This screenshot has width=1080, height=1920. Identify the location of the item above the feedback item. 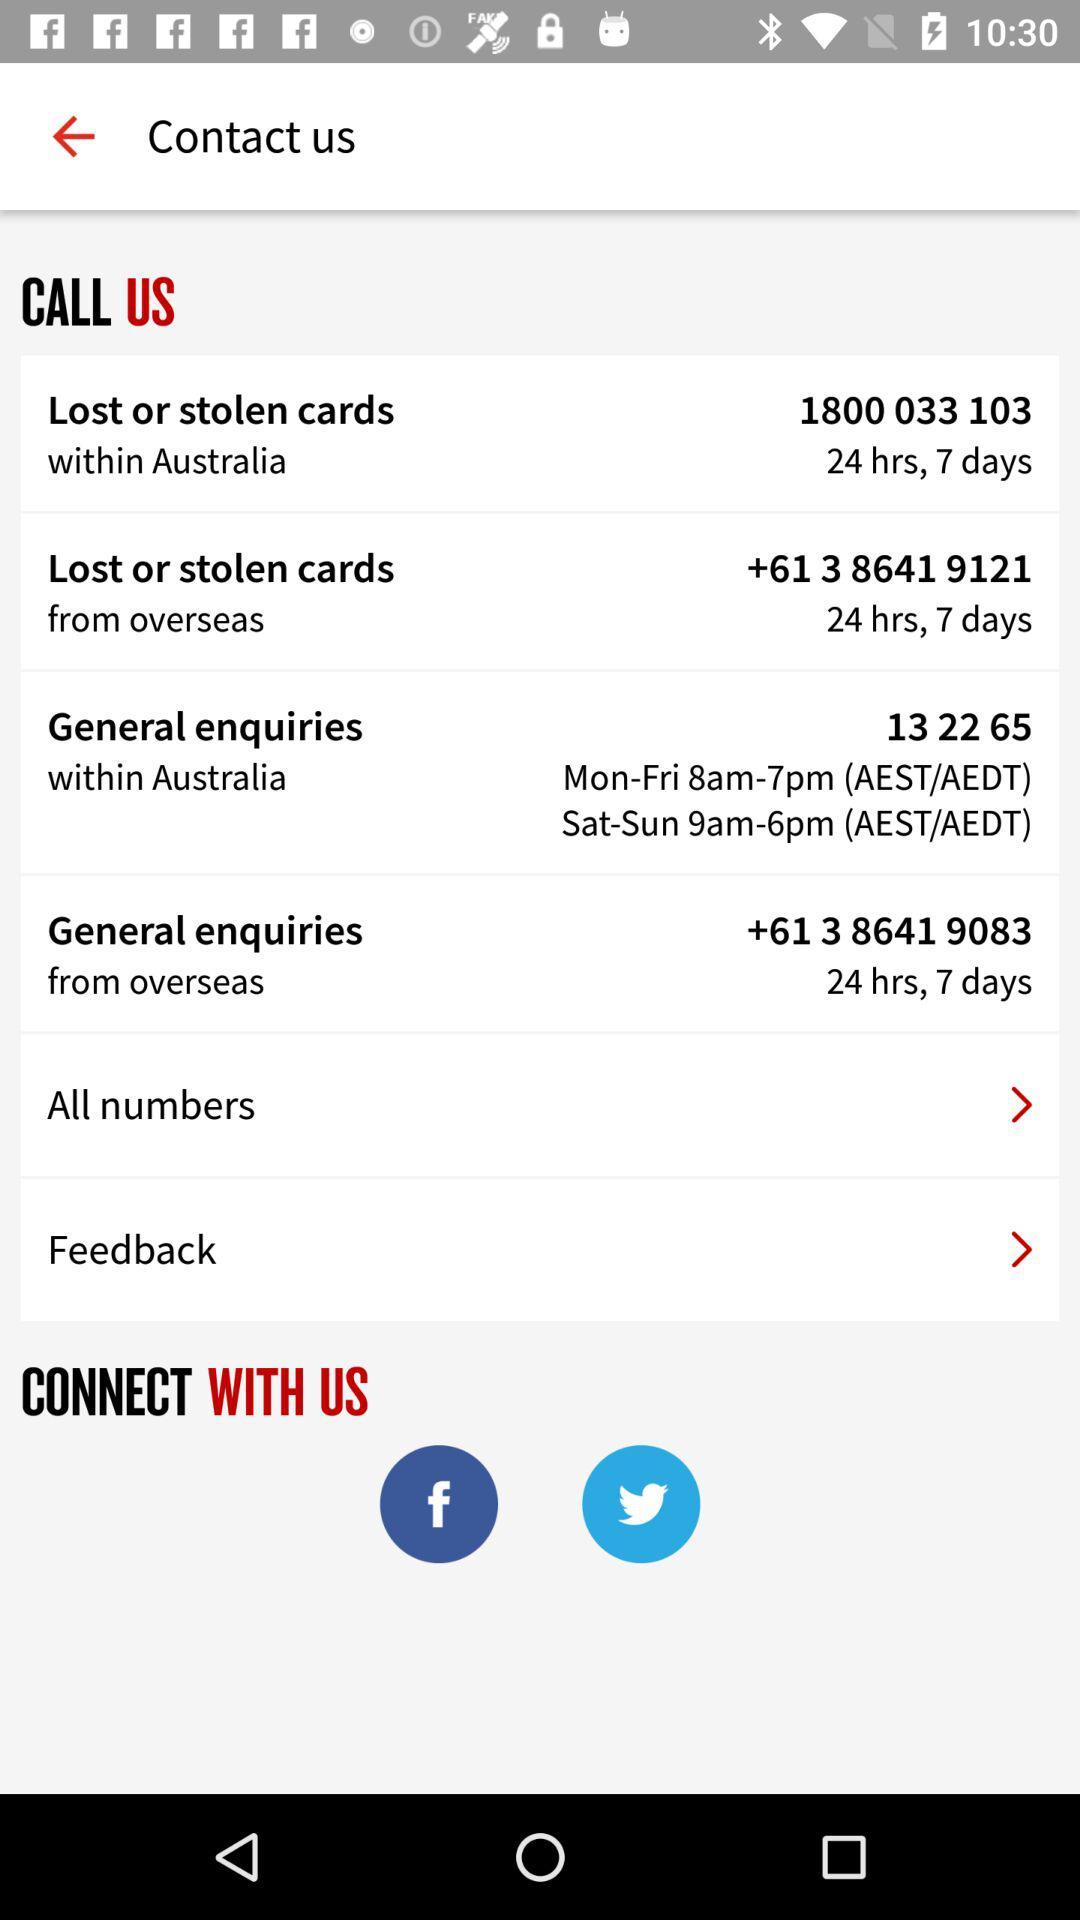
(540, 1104).